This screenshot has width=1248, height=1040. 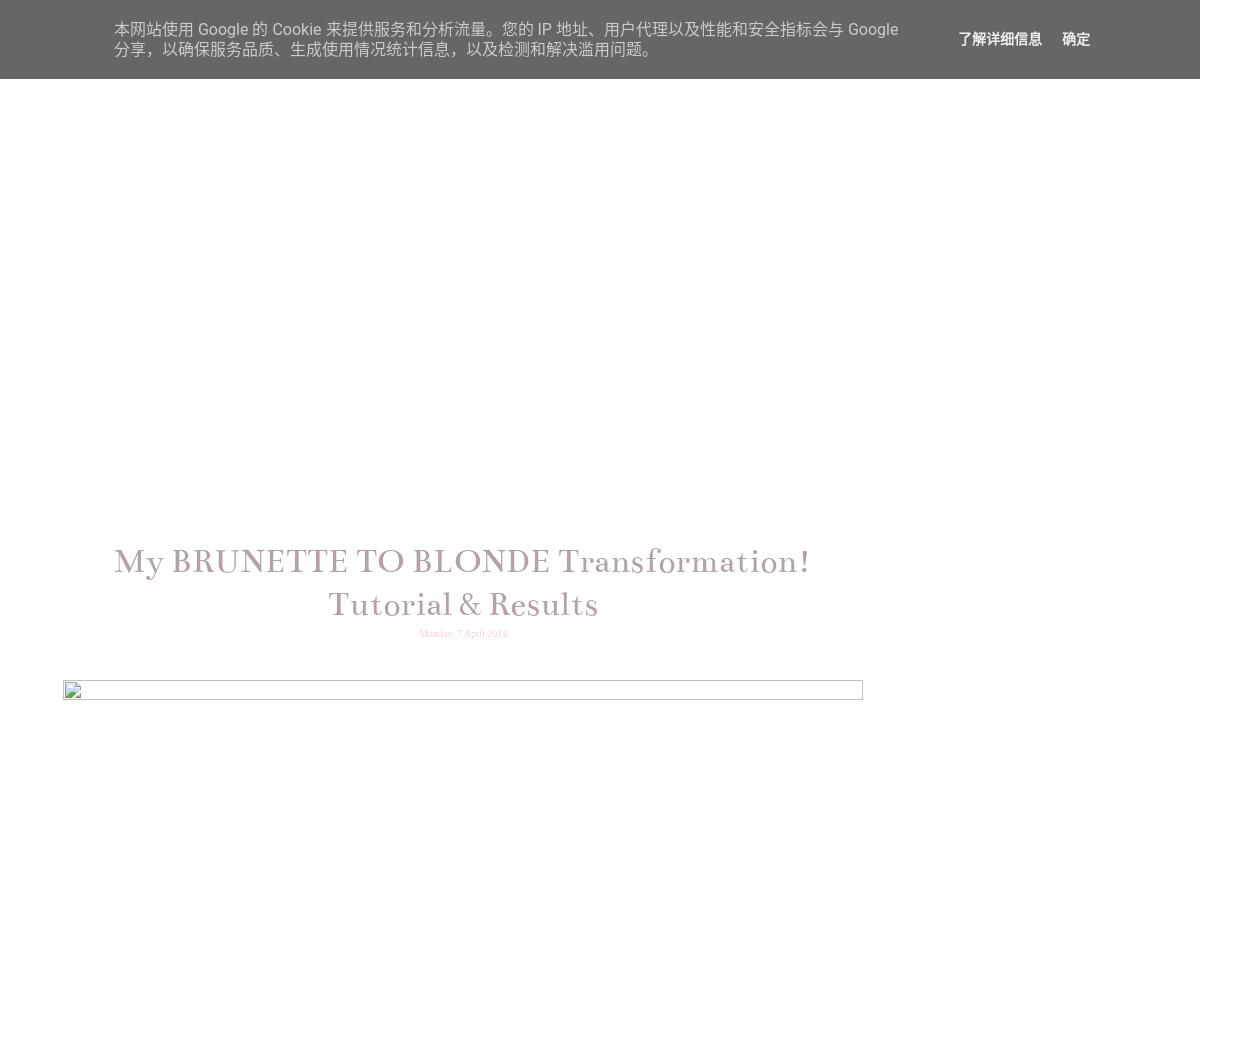 What do you see at coordinates (496, 71) in the screenshot?
I see `'ABOUT'` at bounding box center [496, 71].